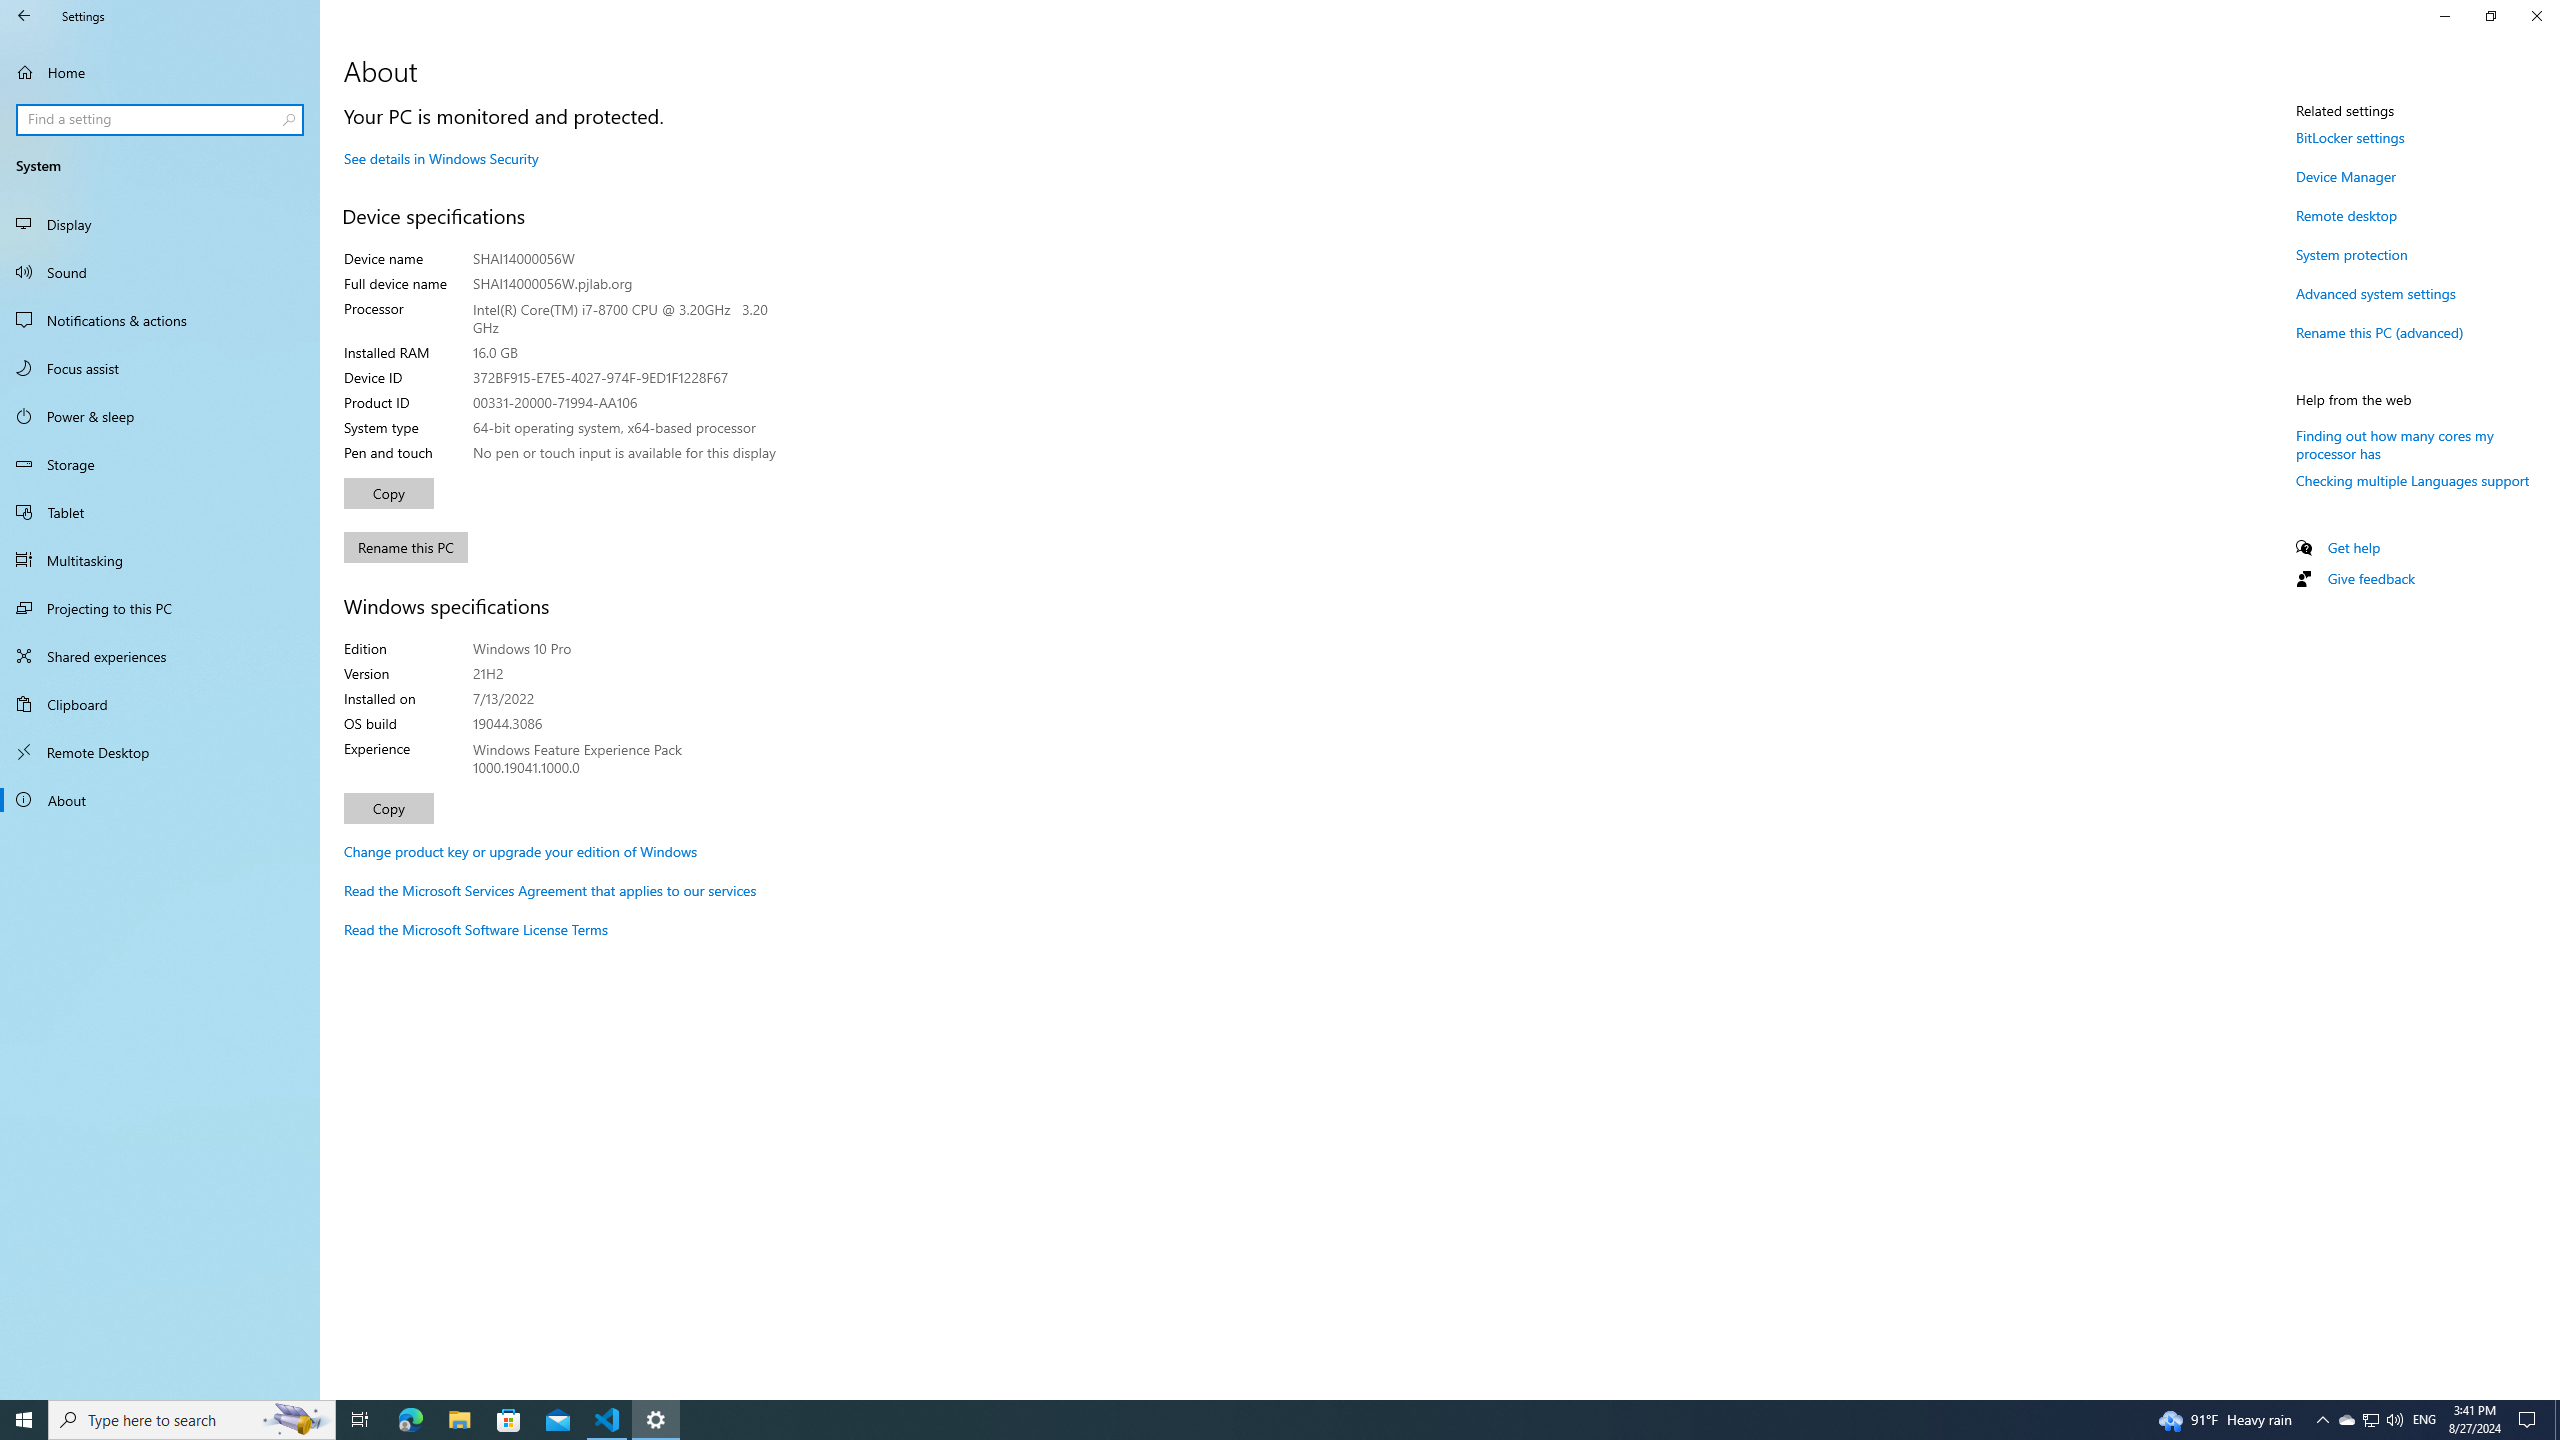 The height and width of the screenshot is (1440, 2560). I want to click on 'Storage', so click(159, 463).